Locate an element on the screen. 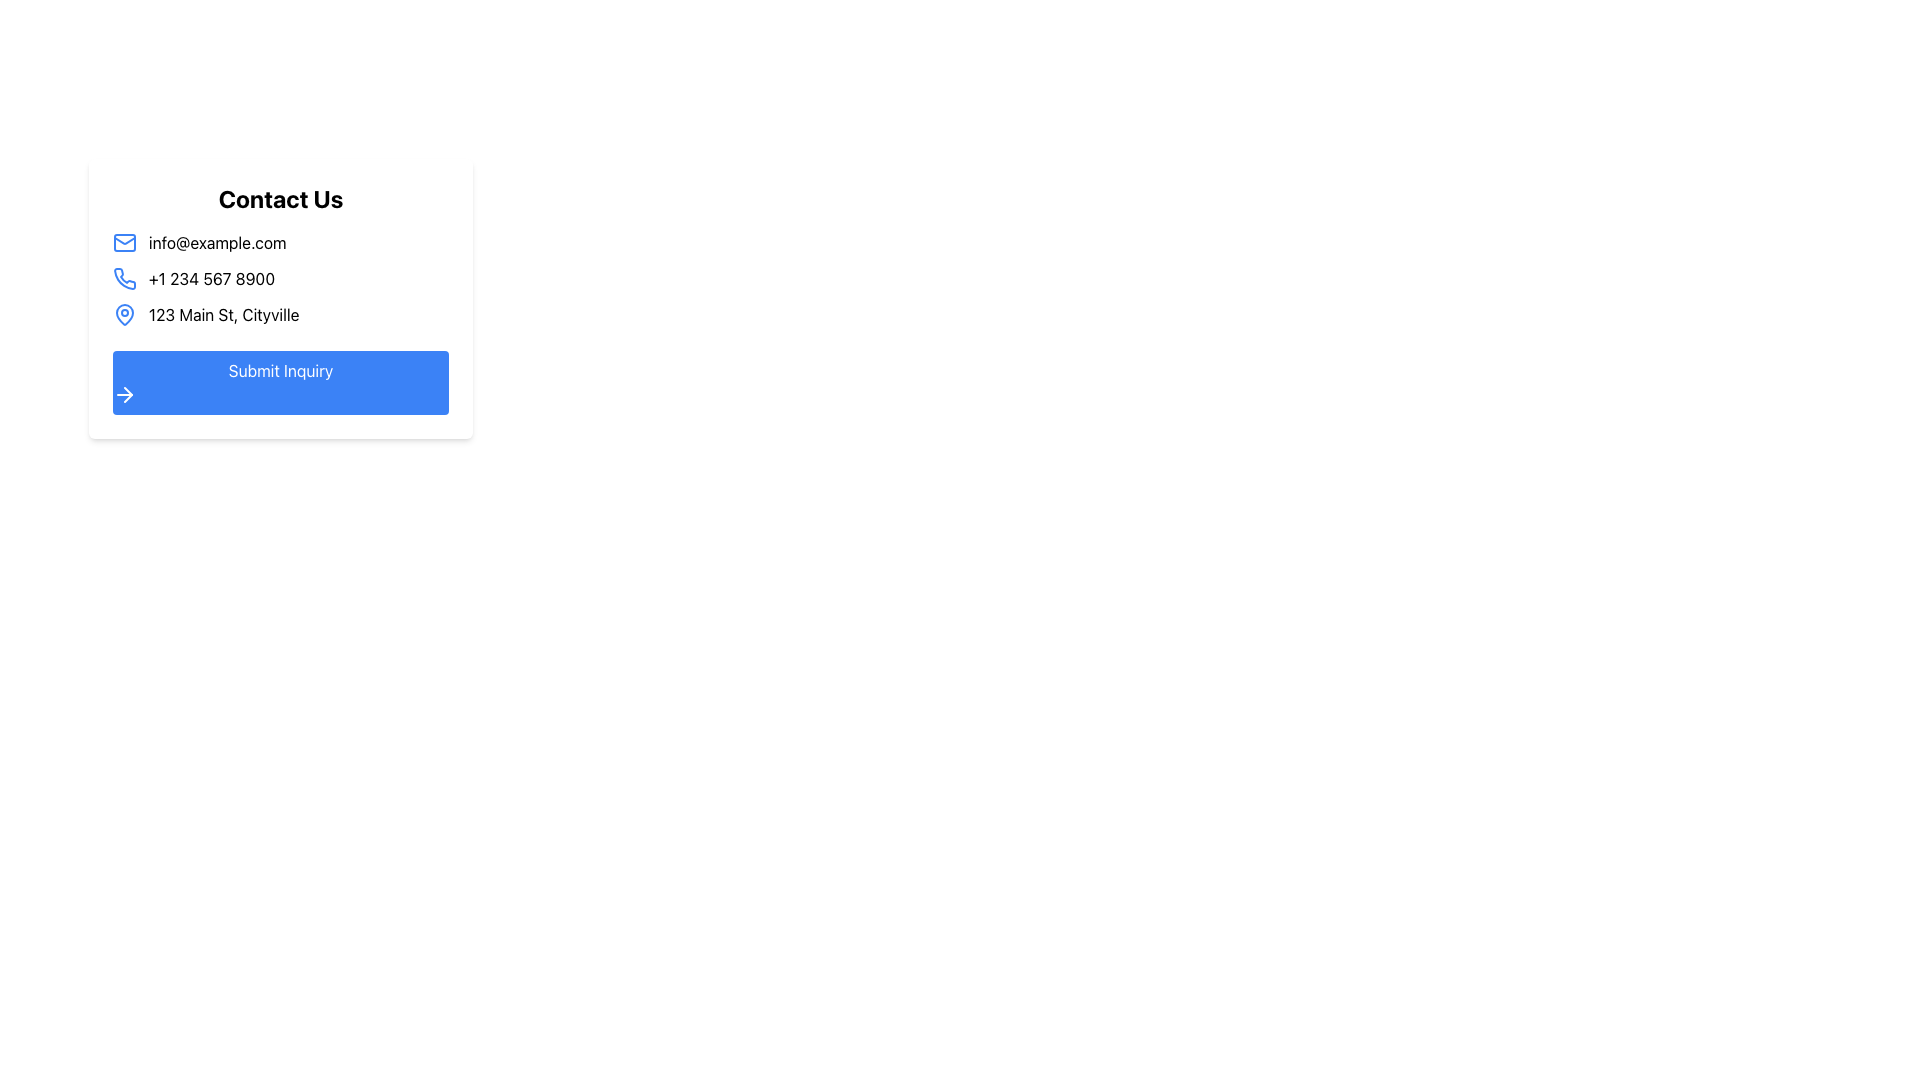 The image size is (1920, 1080). the lower part of the envelope in the mail icon located in the 'Contact Us' section of the UI, which symbolizes email communication is located at coordinates (123, 238).